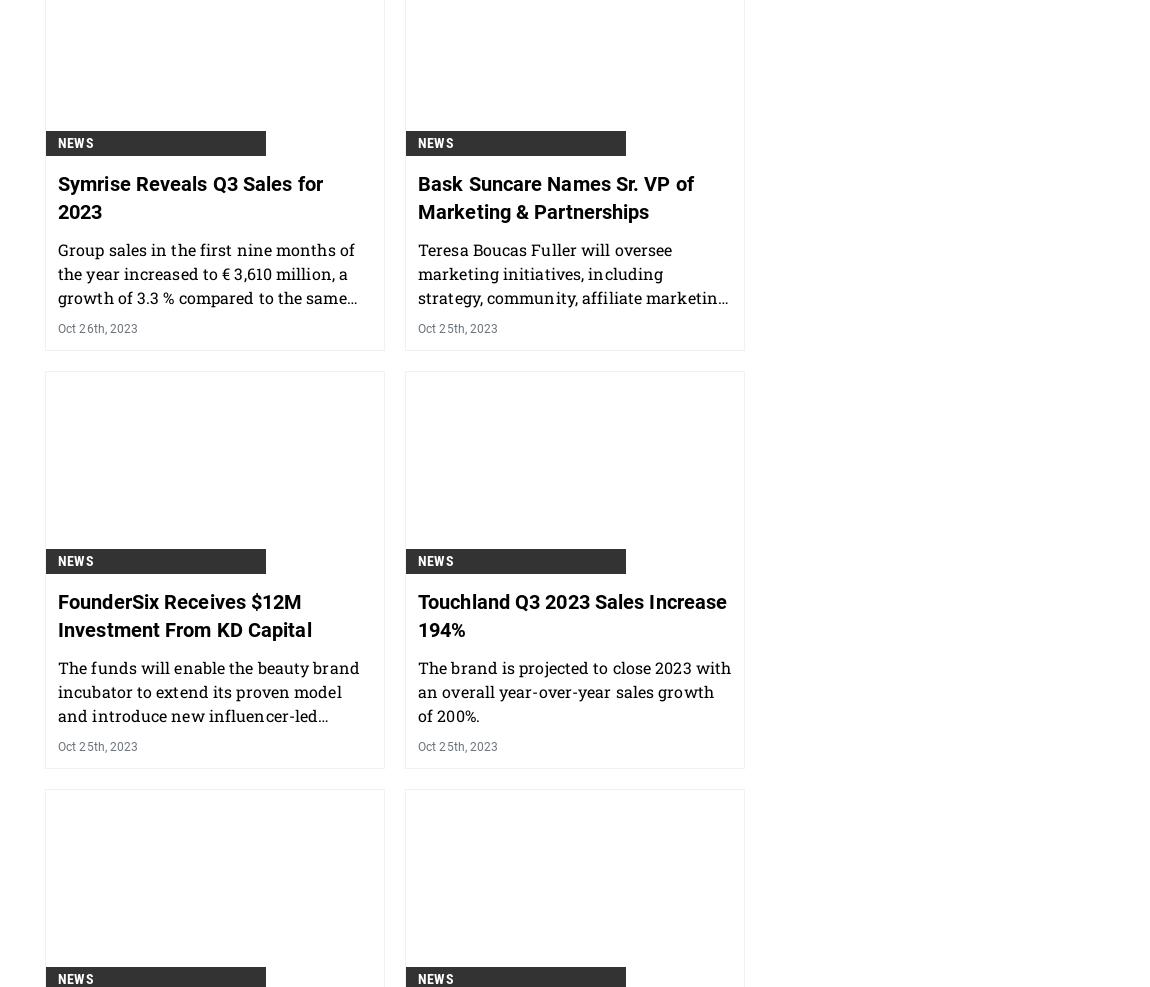  Describe the element at coordinates (555, 301) in the screenshot. I see `'Bask Suncare Names Sr. VP of Marketing & Partnerships'` at that location.